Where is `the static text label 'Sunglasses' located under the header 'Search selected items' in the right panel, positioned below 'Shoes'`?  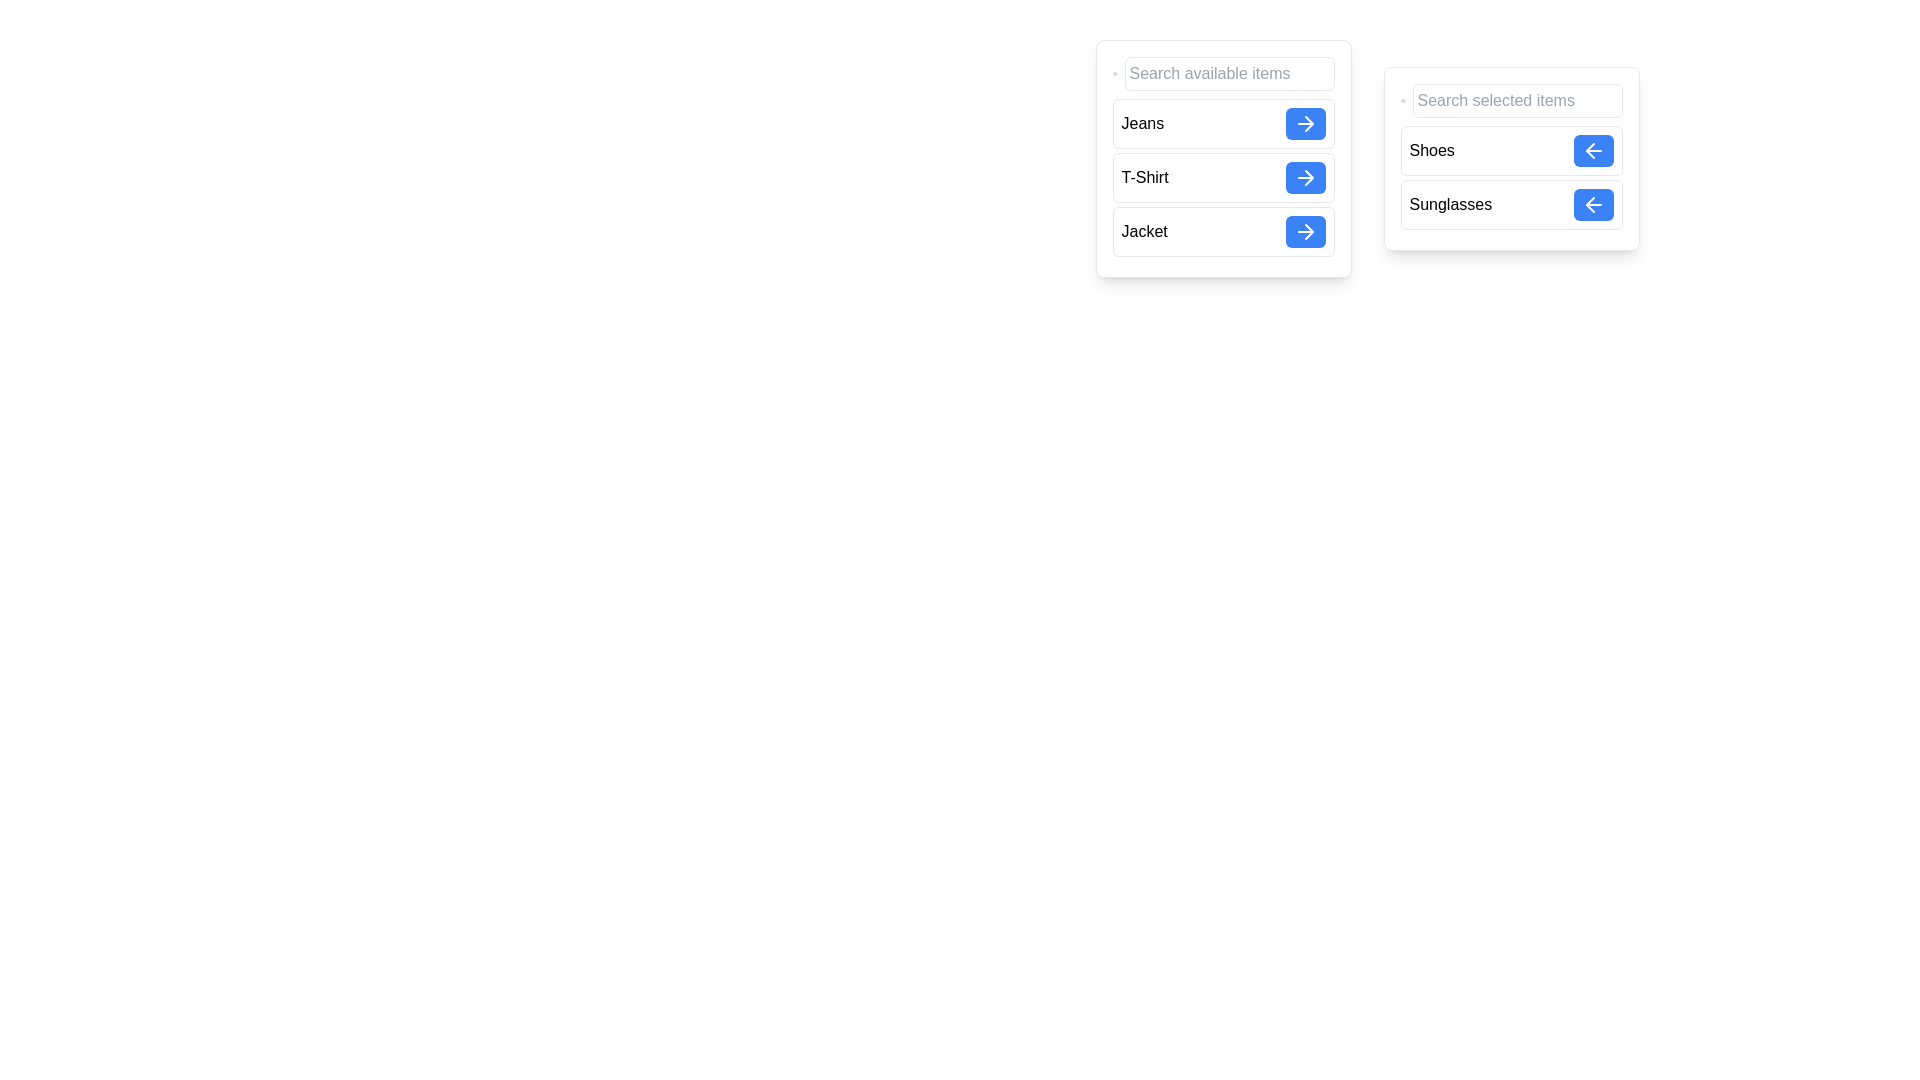 the static text label 'Sunglasses' located under the header 'Search selected items' in the right panel, positioned below 'Shoes' is located at coordinates (1450, 204).